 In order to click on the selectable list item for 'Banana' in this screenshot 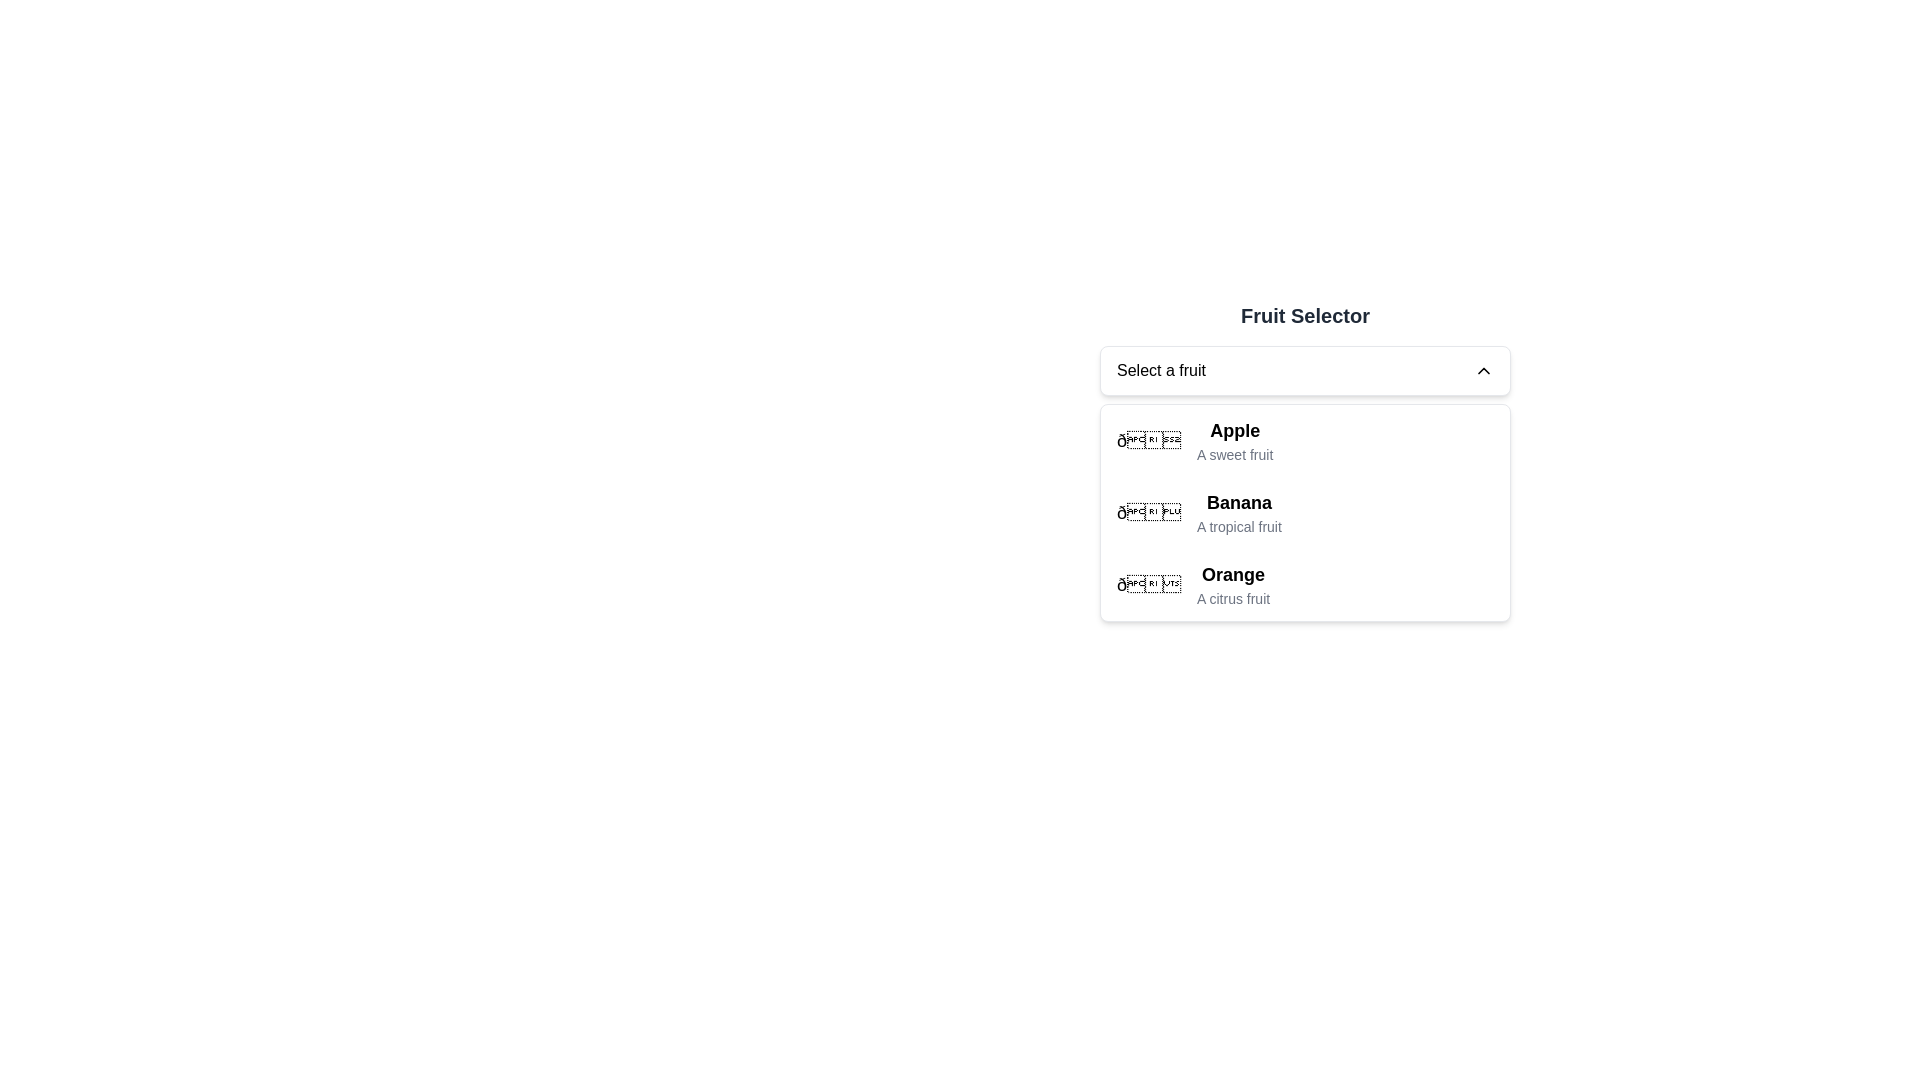, I will do `click(1305, 512)`.